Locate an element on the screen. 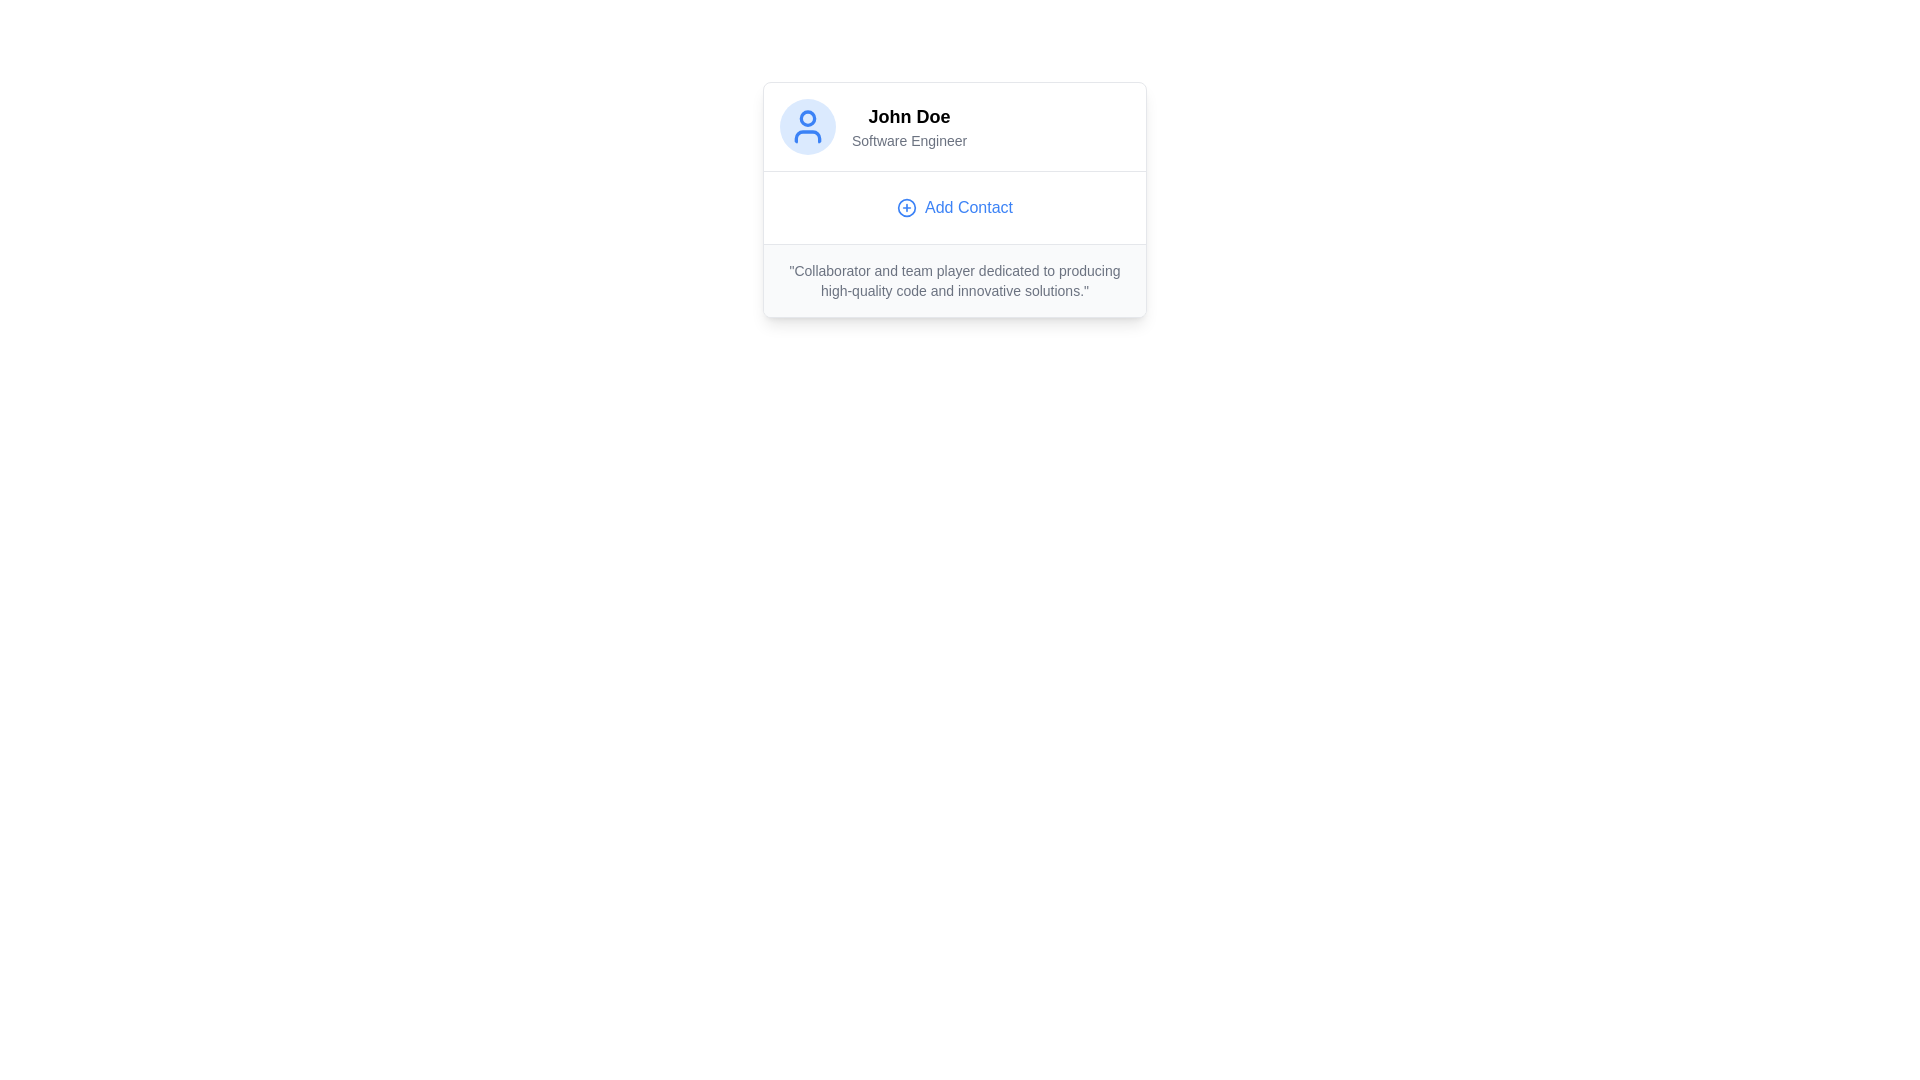 The width and height of the screenshot is (1920, 1080). the text label that displays the individual's name, which is located in the top-left corner of the card above the 'Software Engineer' text is located at coordinates (908, 116).